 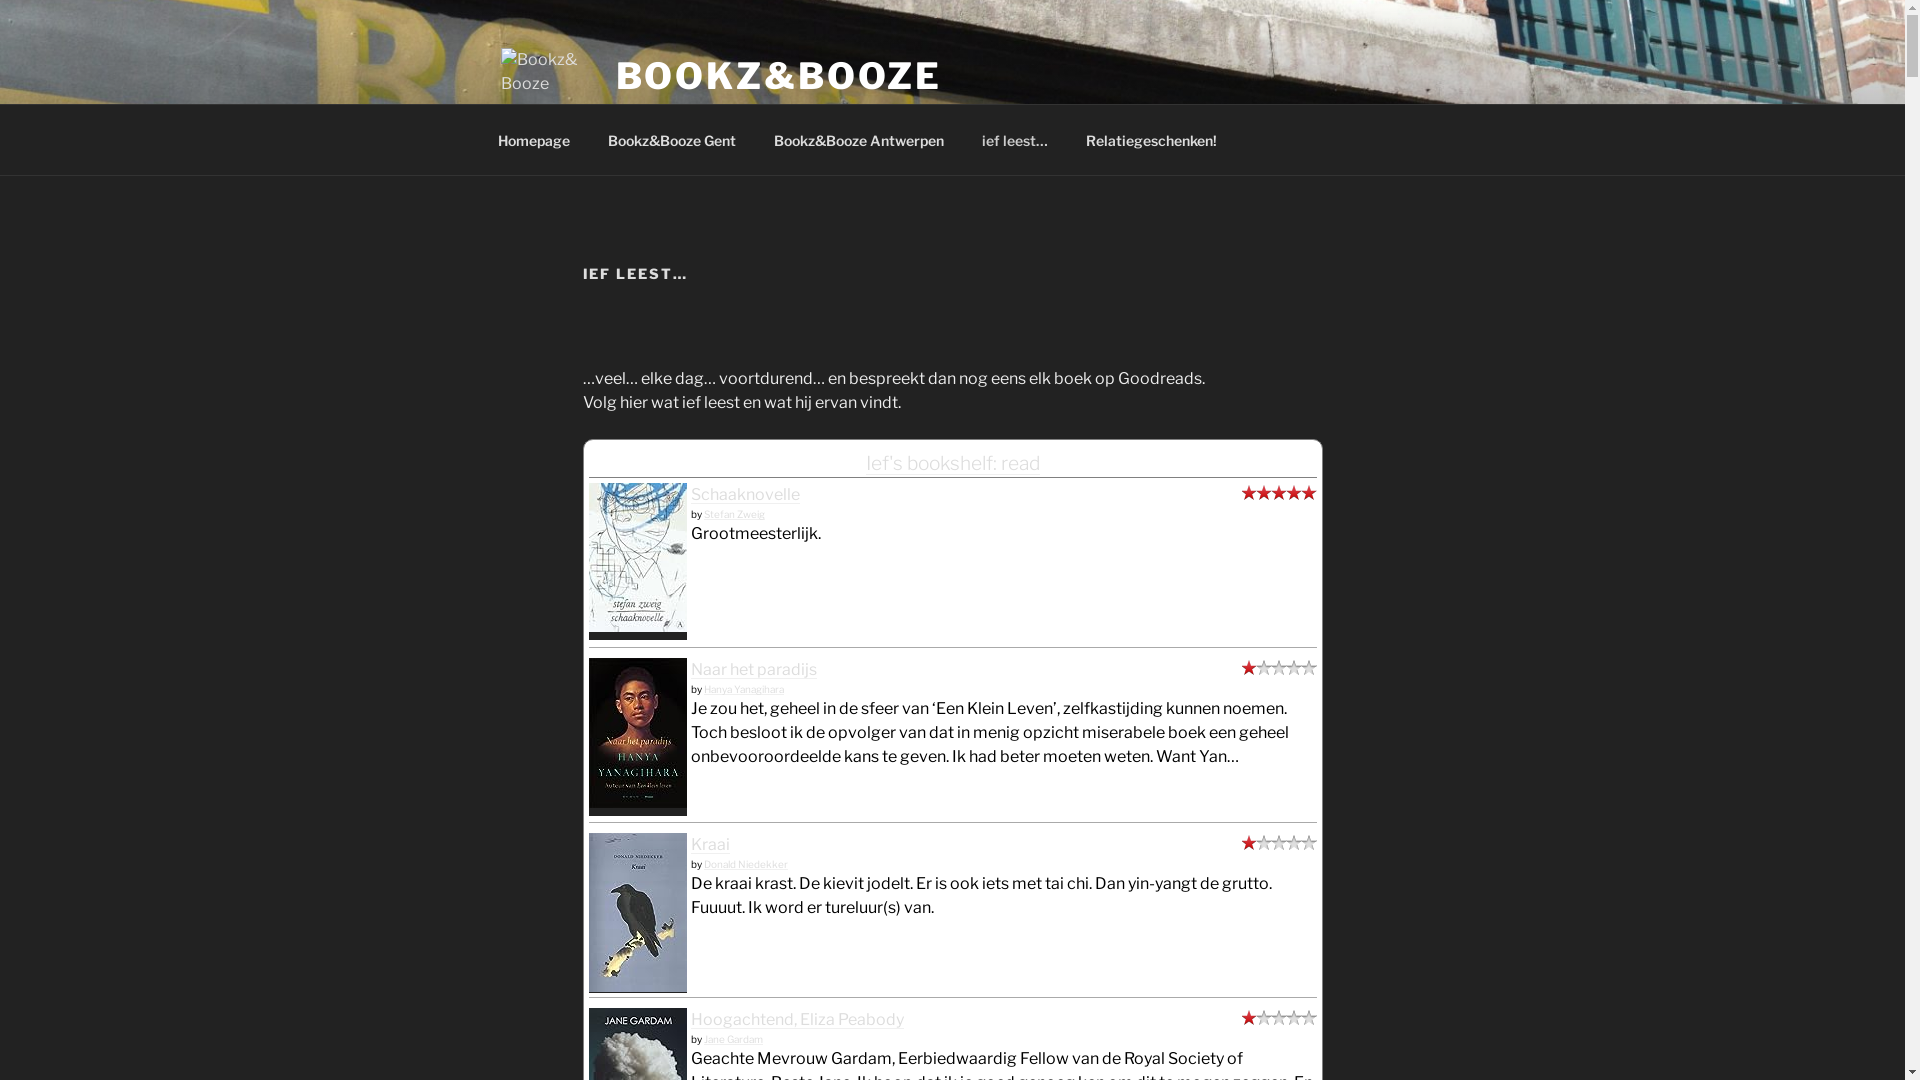 What do you see at coordinates (744, 863) in the screenshot?
I see `'Donald Niedekker'` at bounding box center [744, 863].